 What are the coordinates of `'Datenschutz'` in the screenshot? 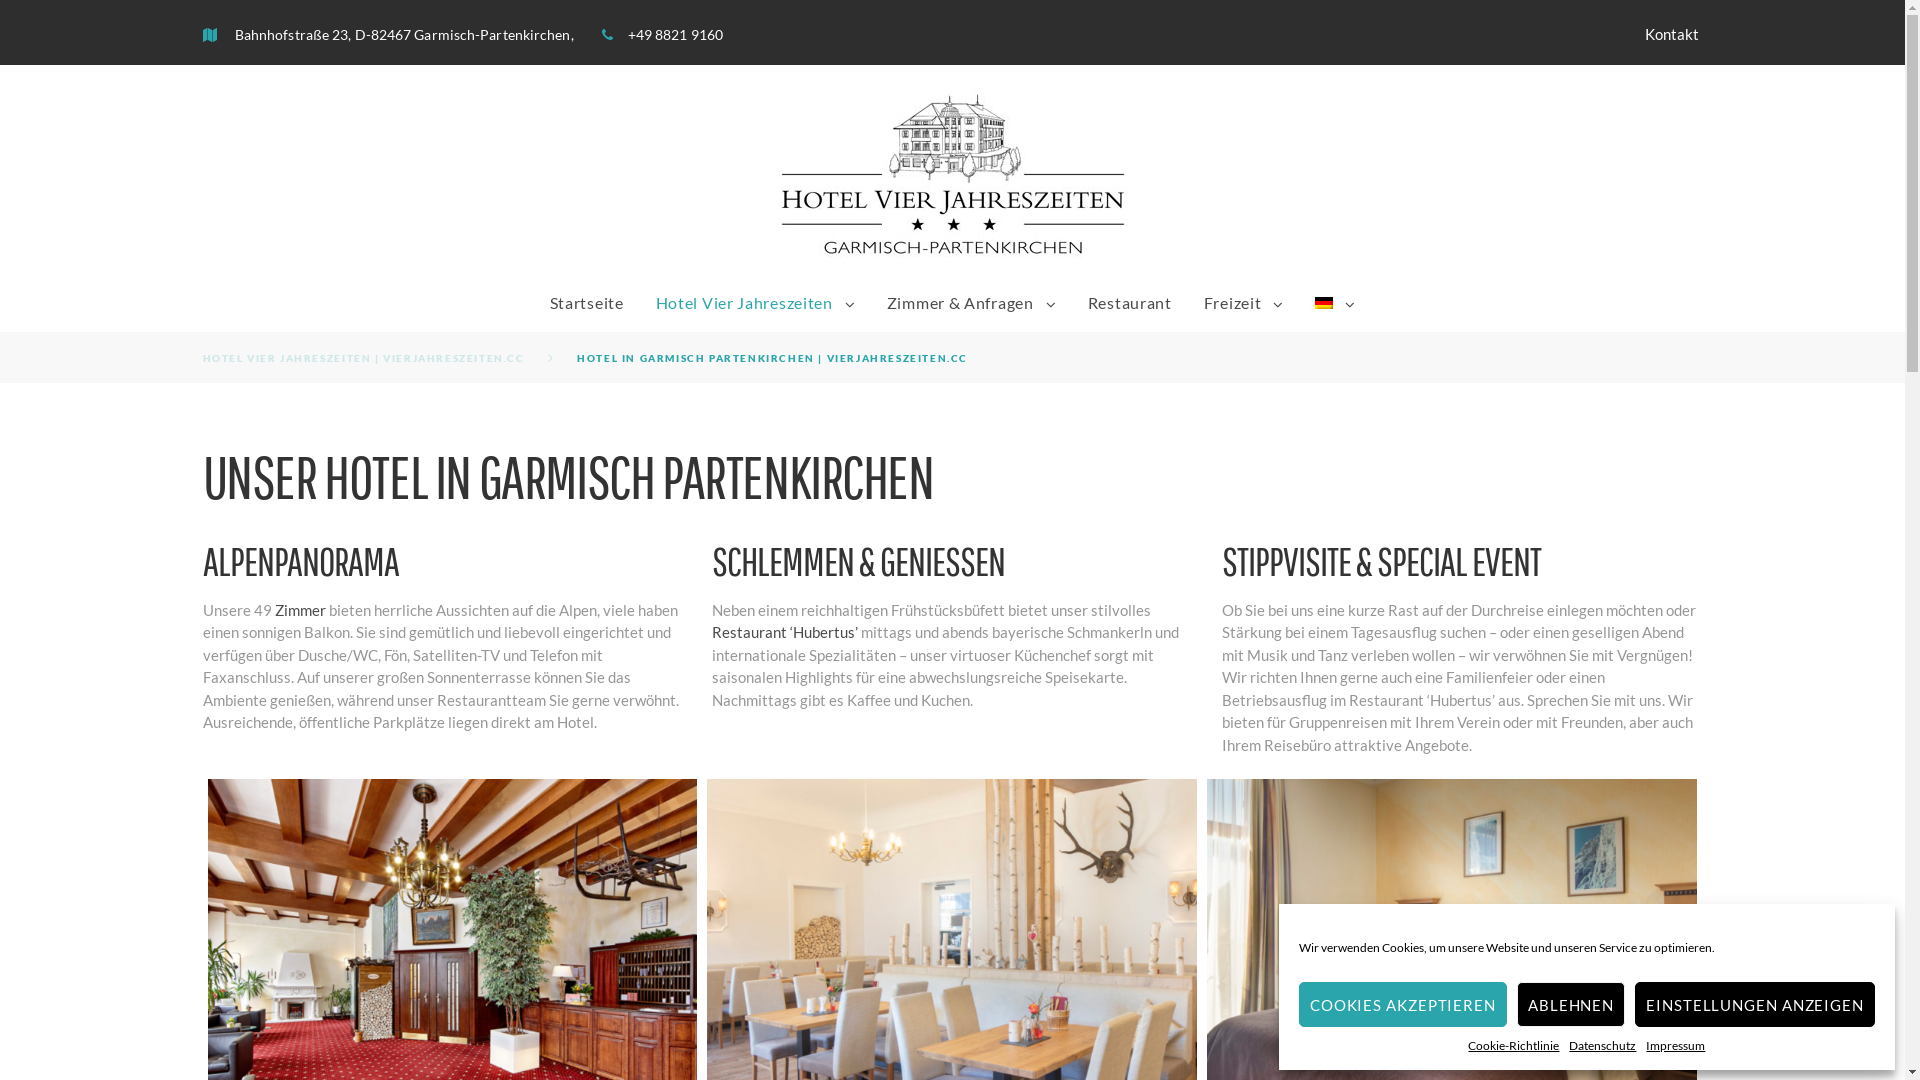 It's located at (1602, 1044).